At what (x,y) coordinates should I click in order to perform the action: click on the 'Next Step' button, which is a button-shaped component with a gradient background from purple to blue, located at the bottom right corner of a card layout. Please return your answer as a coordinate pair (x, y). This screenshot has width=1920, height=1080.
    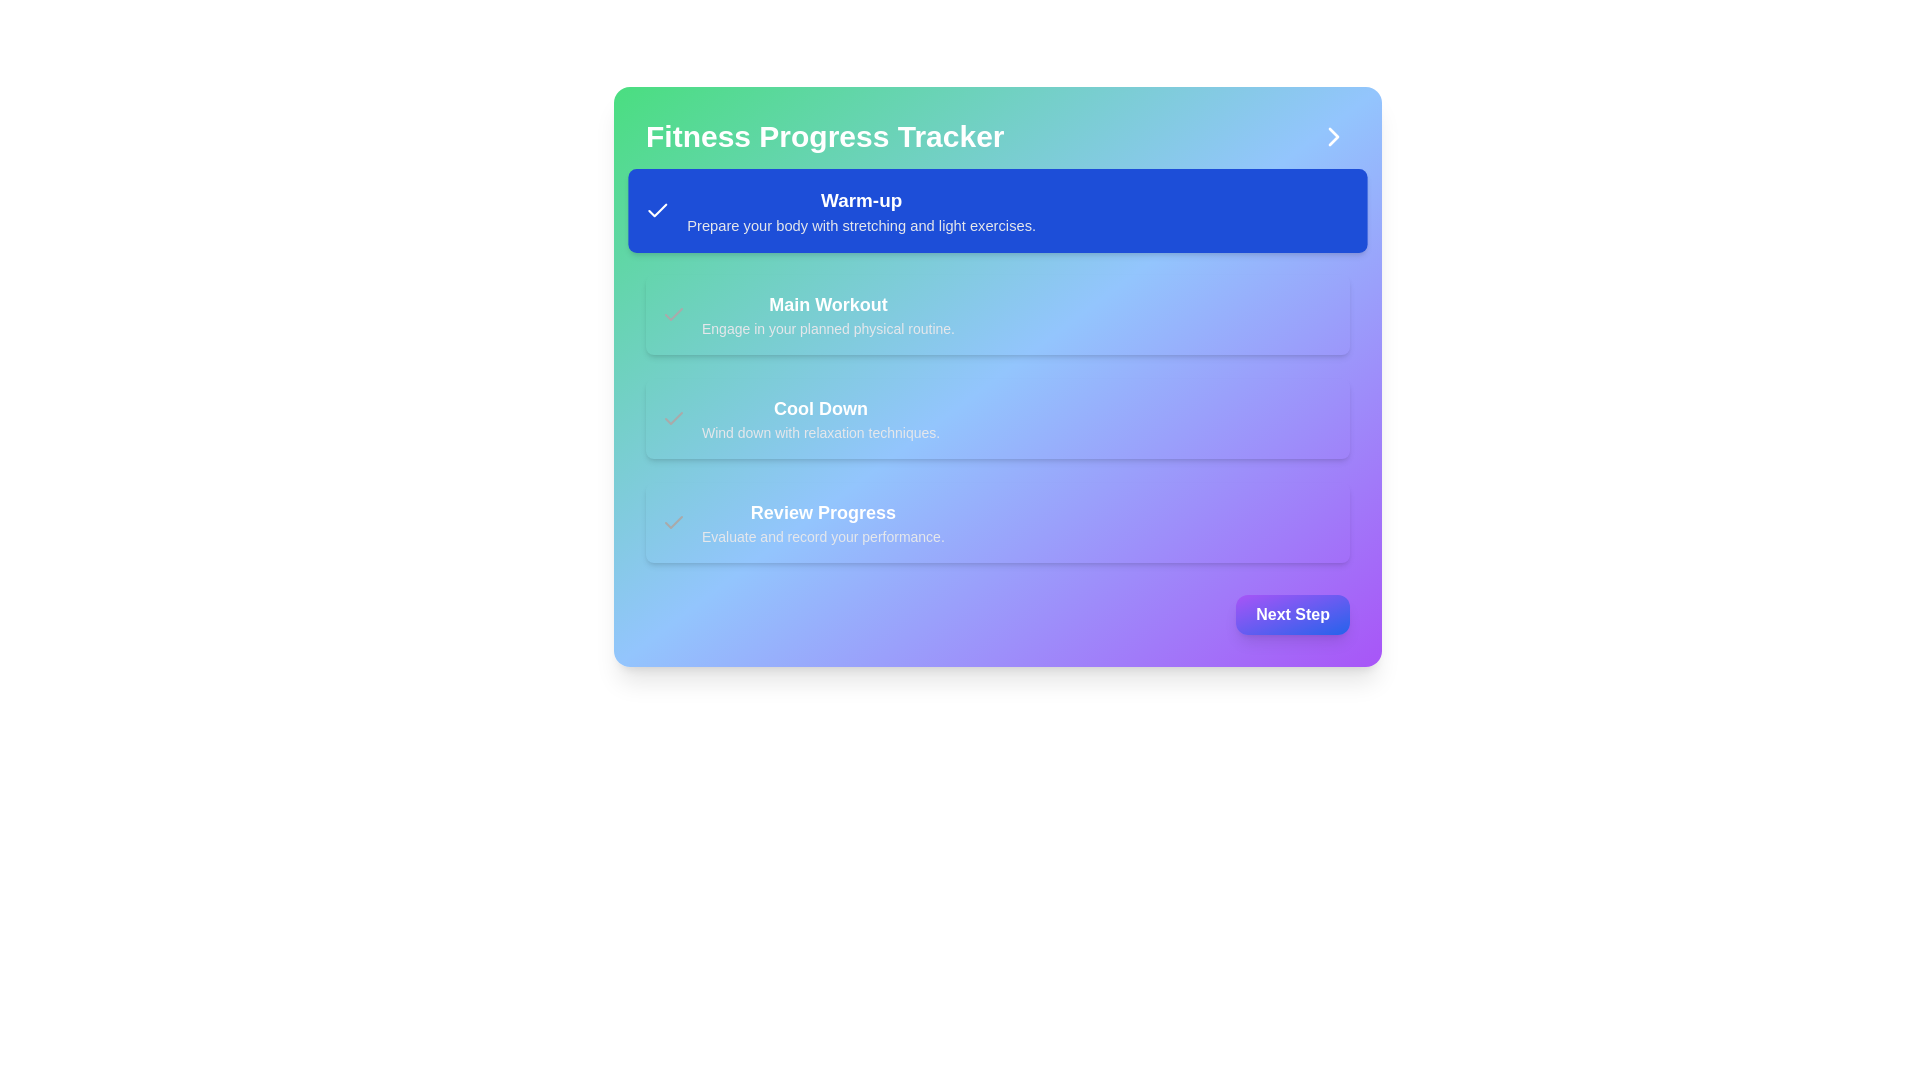
    Looking at the image, I should click on (1293, 613).